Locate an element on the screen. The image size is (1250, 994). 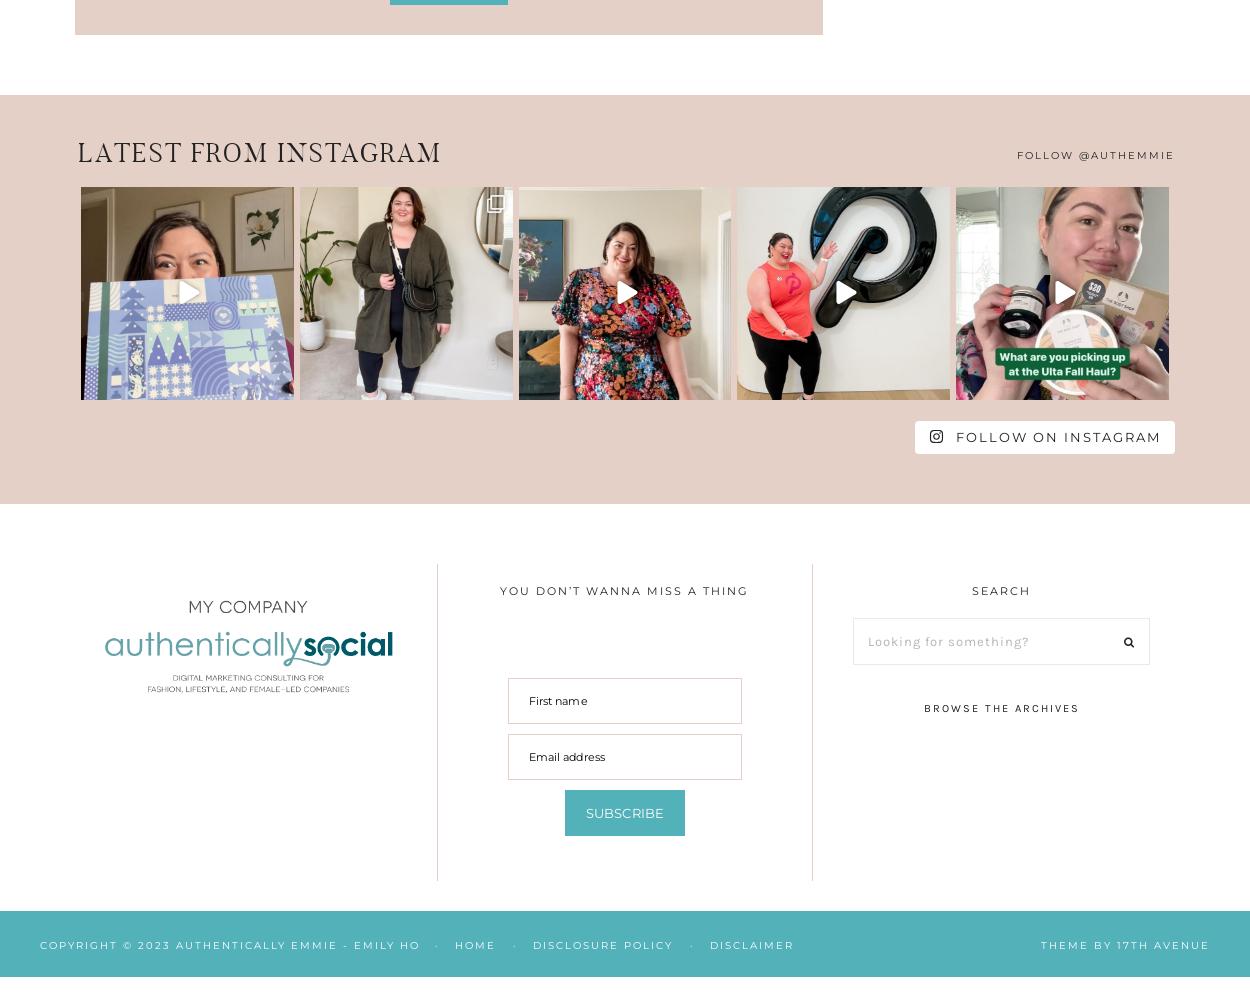
'Follow on Instagram' is located at coordinates (1058, 435).